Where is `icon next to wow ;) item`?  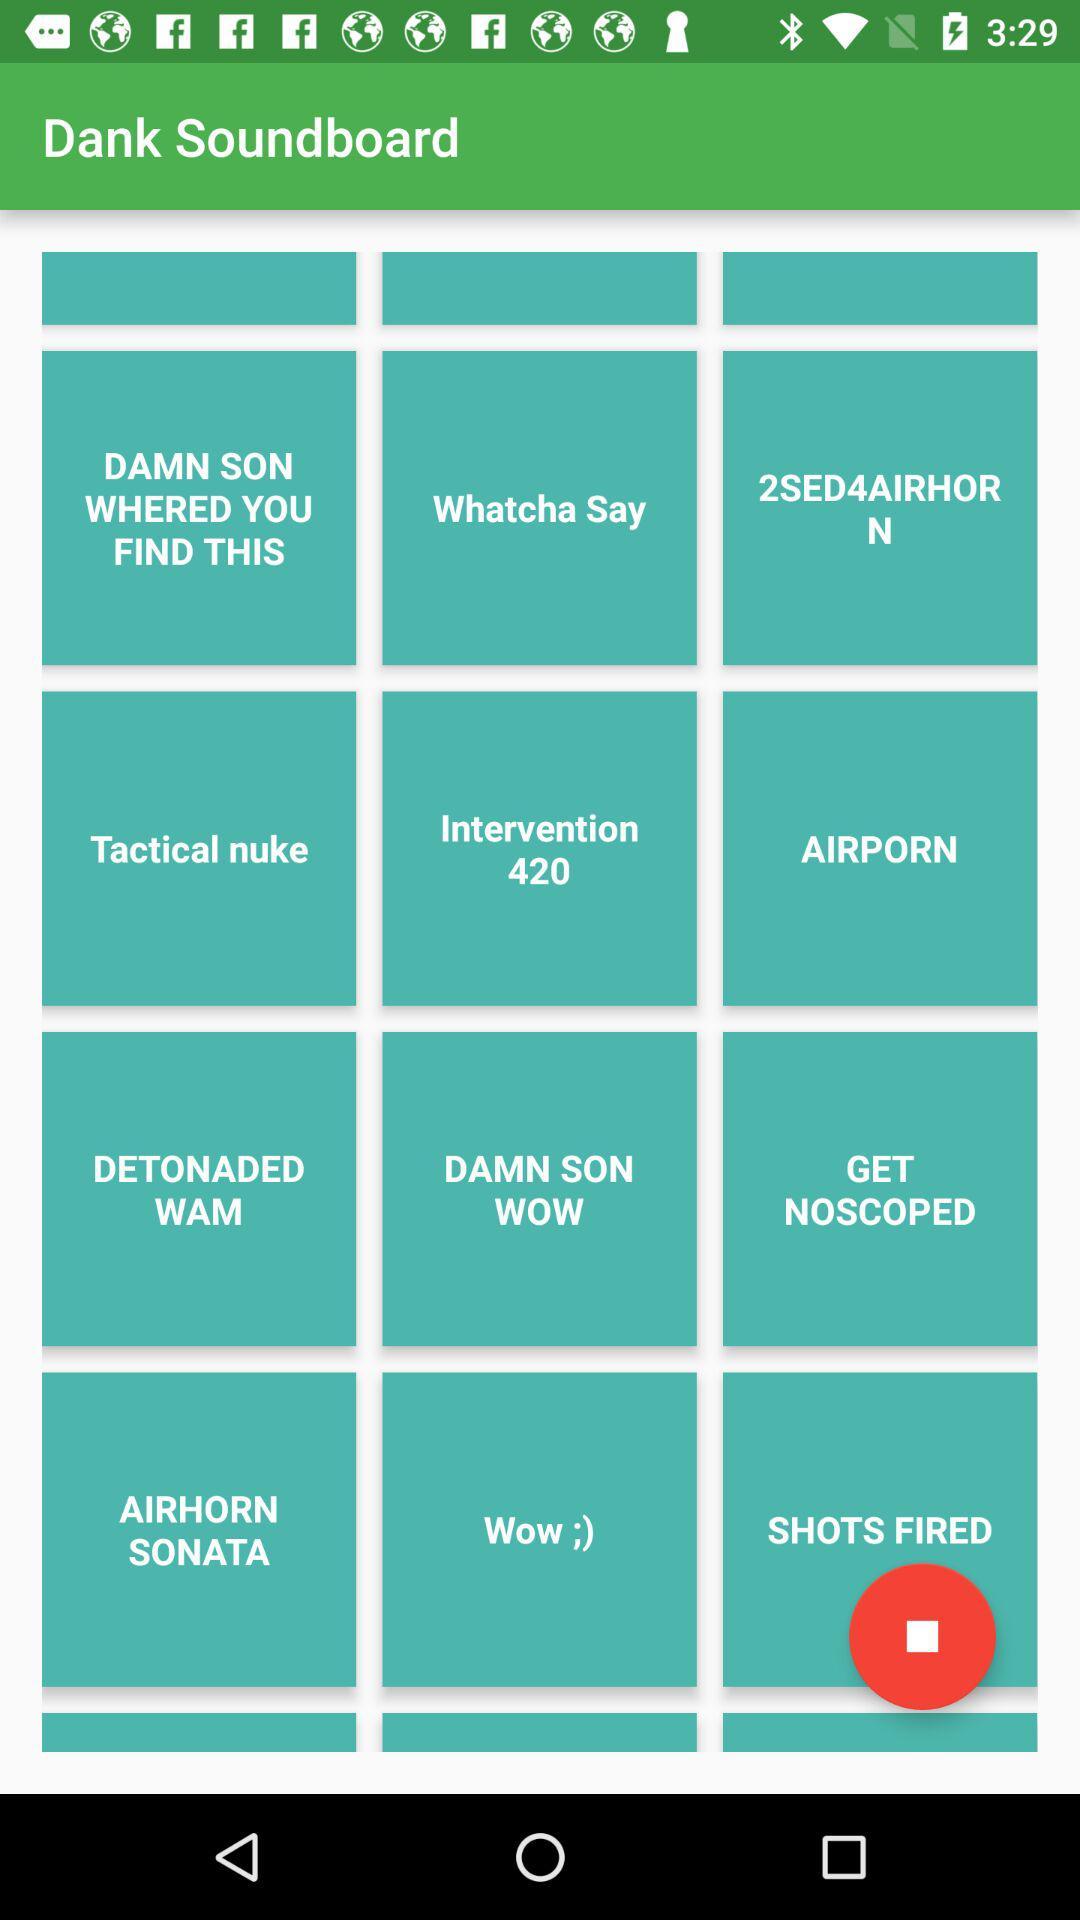 icon next to wow ;) item is located at coordinates (922, 1636).